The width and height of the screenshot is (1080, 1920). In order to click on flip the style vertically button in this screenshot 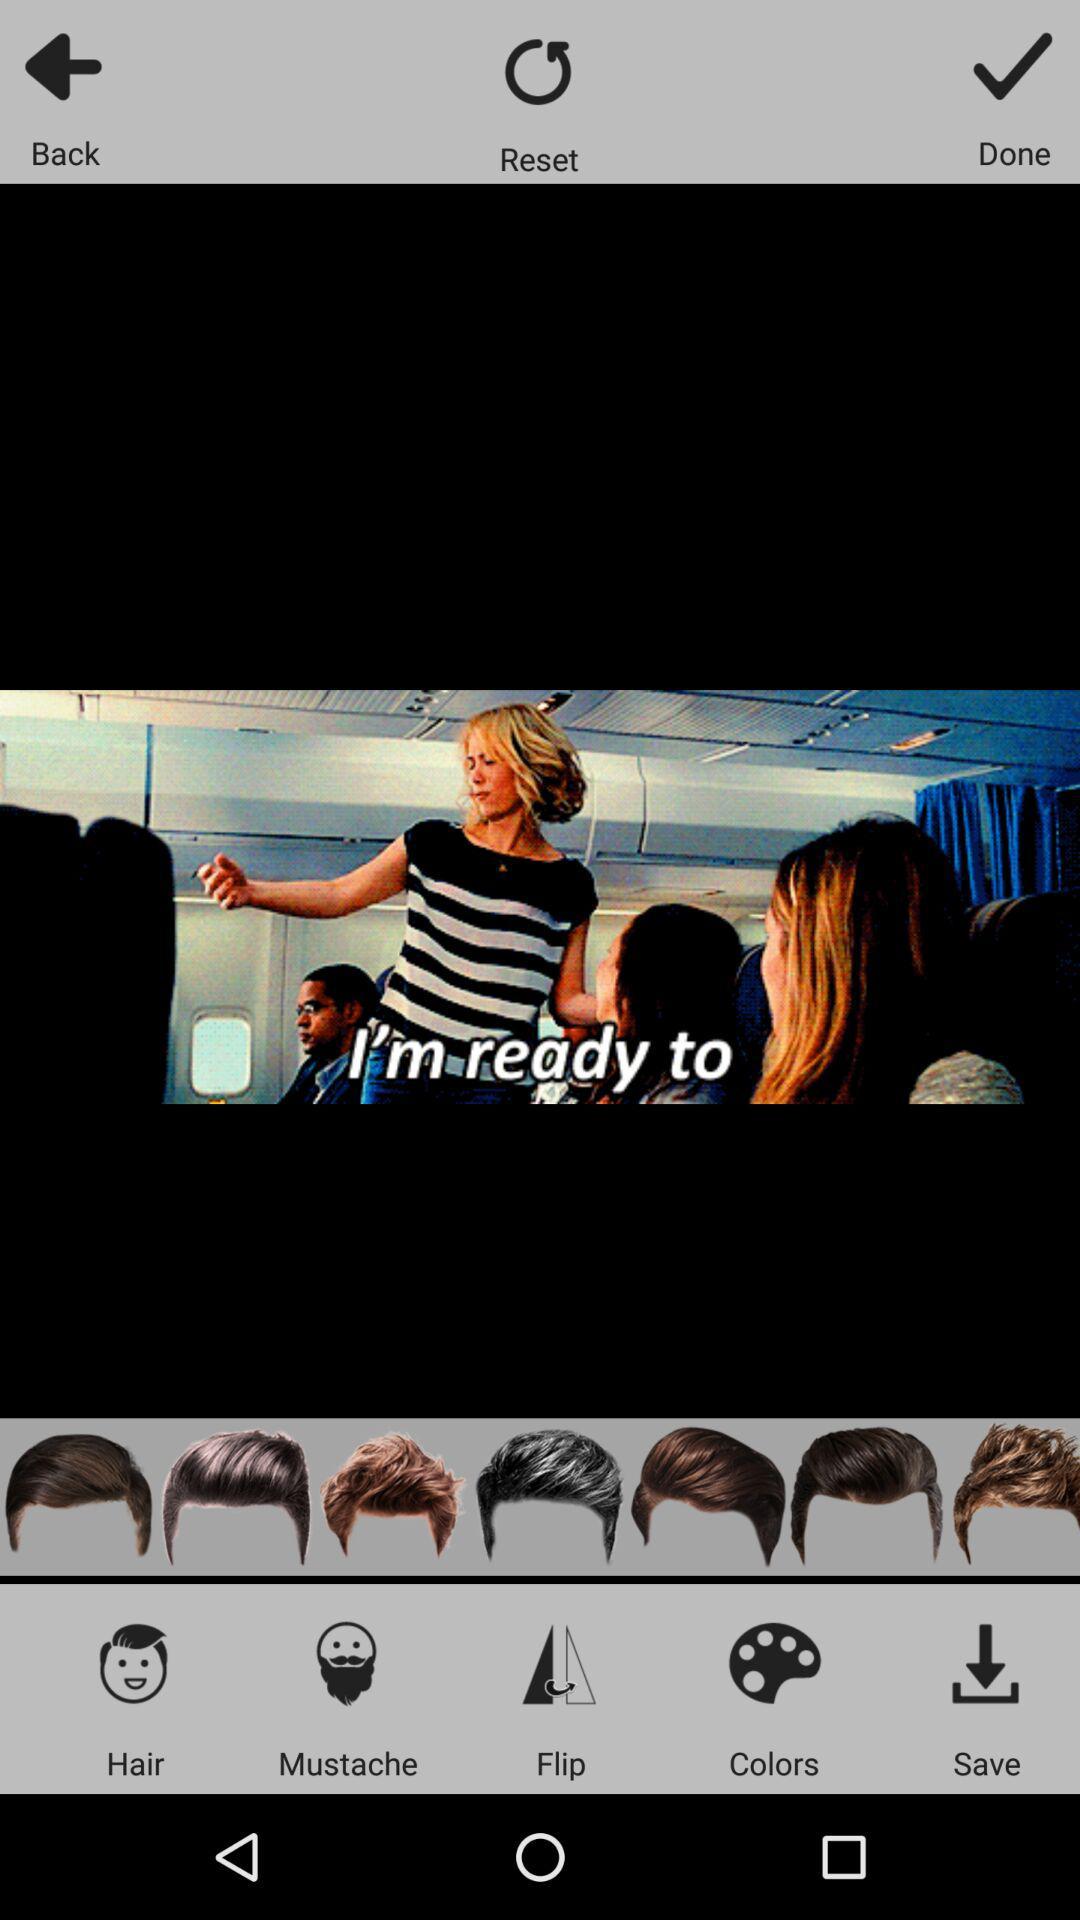, I will do `click(560, 1662)`.